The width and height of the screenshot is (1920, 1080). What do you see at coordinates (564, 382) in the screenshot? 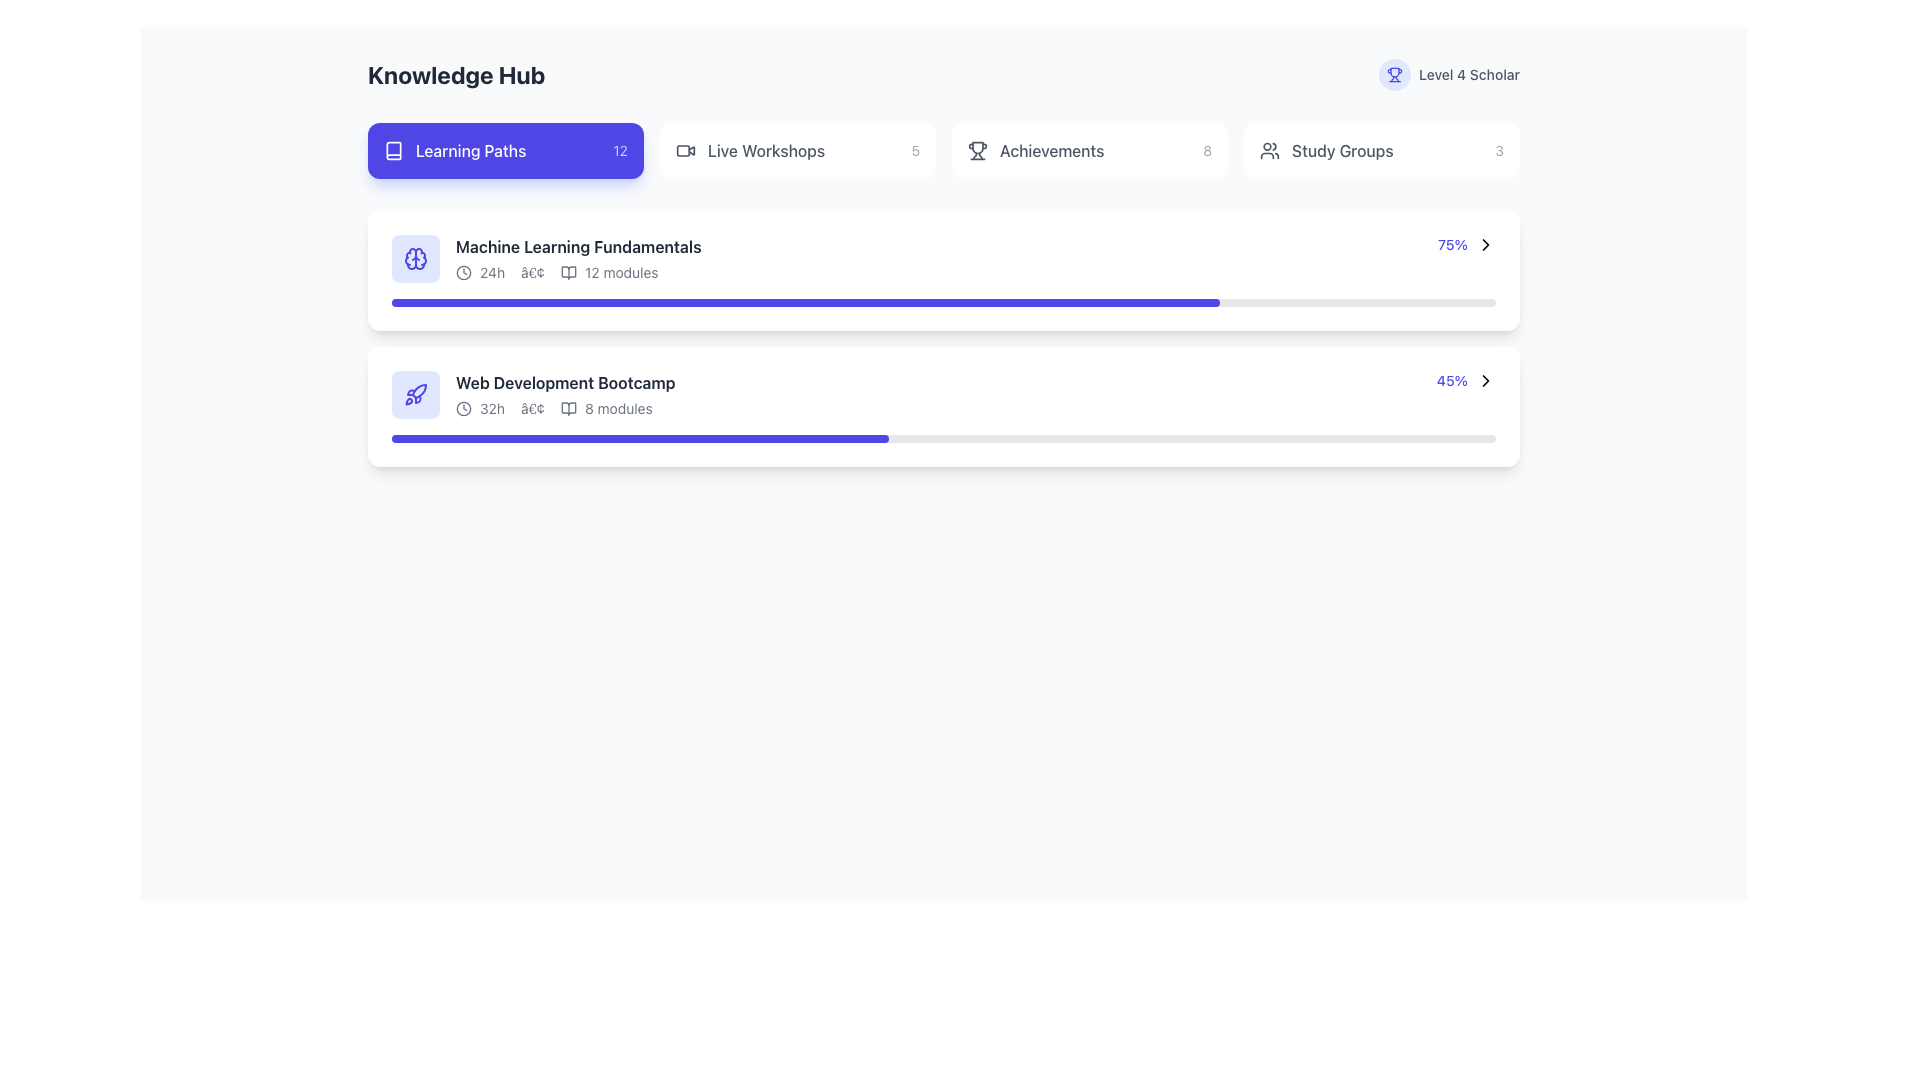
I see `the text label displaying 'Web Development Bootcamp' which is styled in bold dark gray and is the first line in its content block` at bounding box center [564, 382].